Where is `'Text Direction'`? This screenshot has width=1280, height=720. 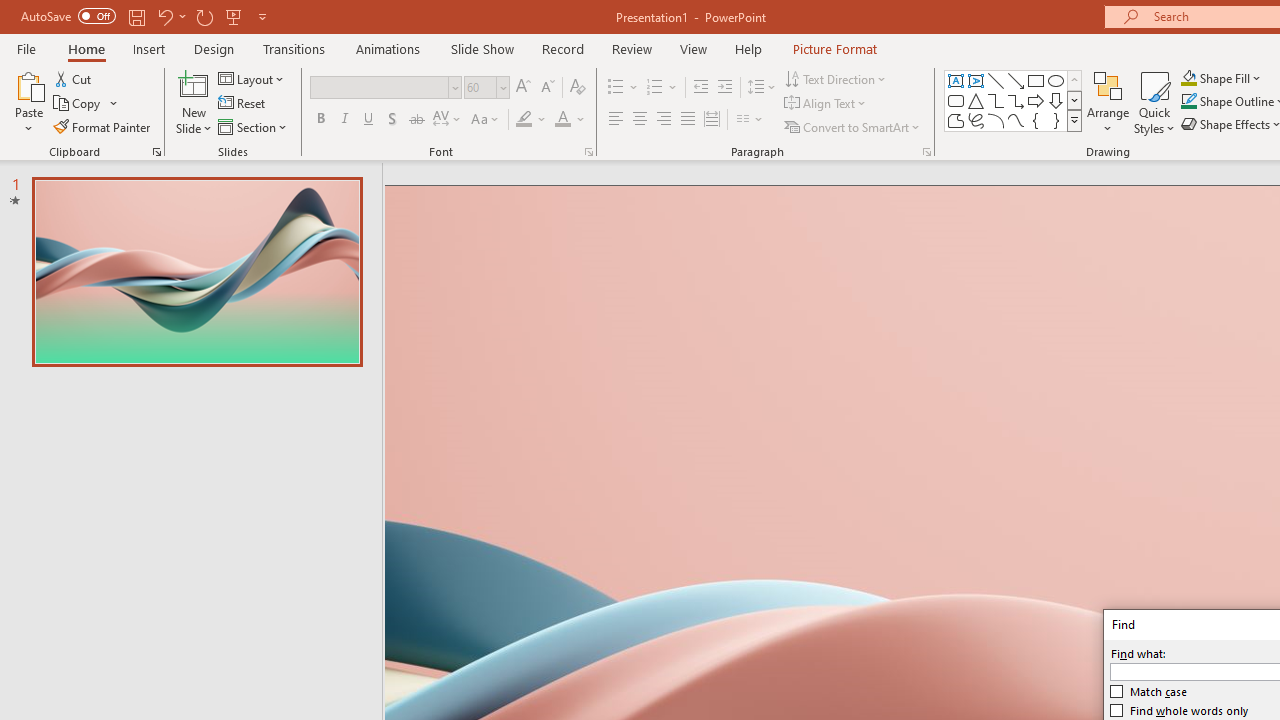
'Text Direction' is located at coordinates (837, 78).